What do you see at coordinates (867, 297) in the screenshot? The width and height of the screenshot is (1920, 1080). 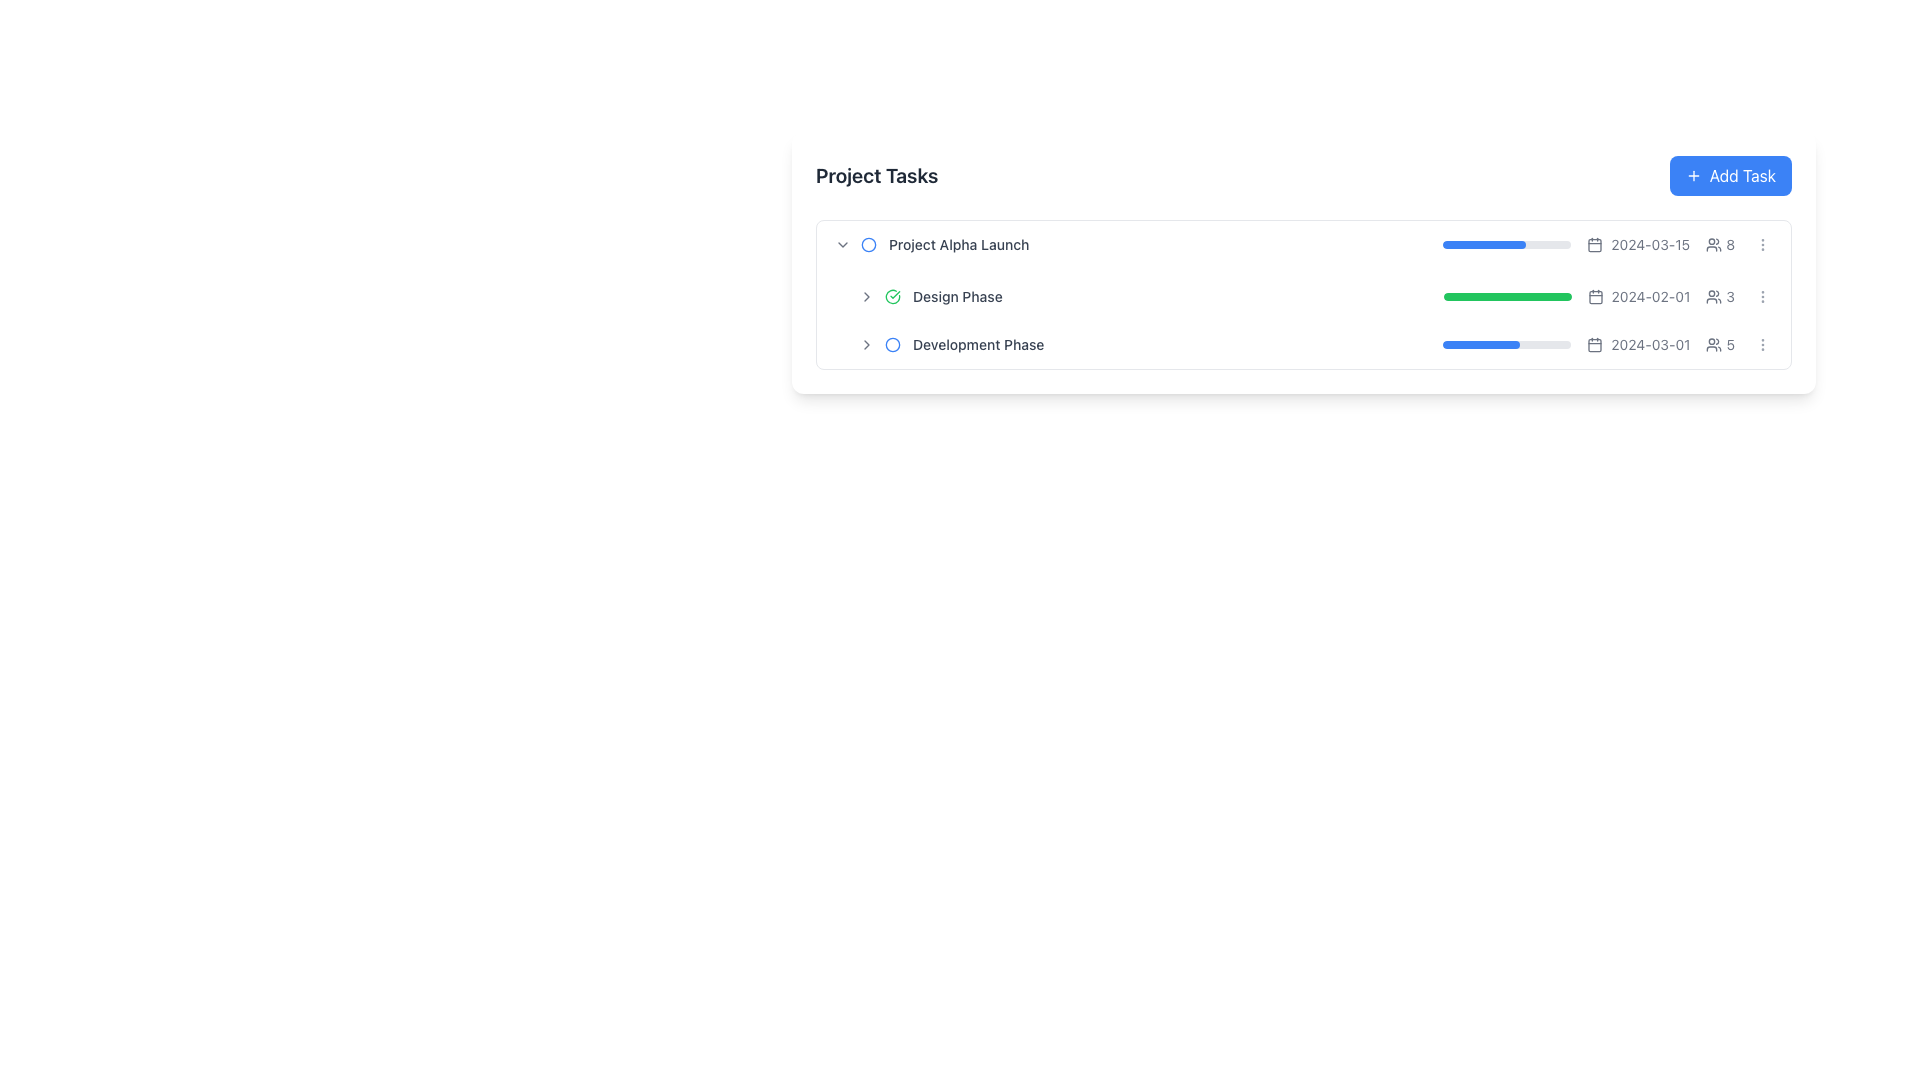 I see `the chevron icon located to the left of the 'Design Phase' text in the 'Project Tasks' list` at bounding box center [867, 297].